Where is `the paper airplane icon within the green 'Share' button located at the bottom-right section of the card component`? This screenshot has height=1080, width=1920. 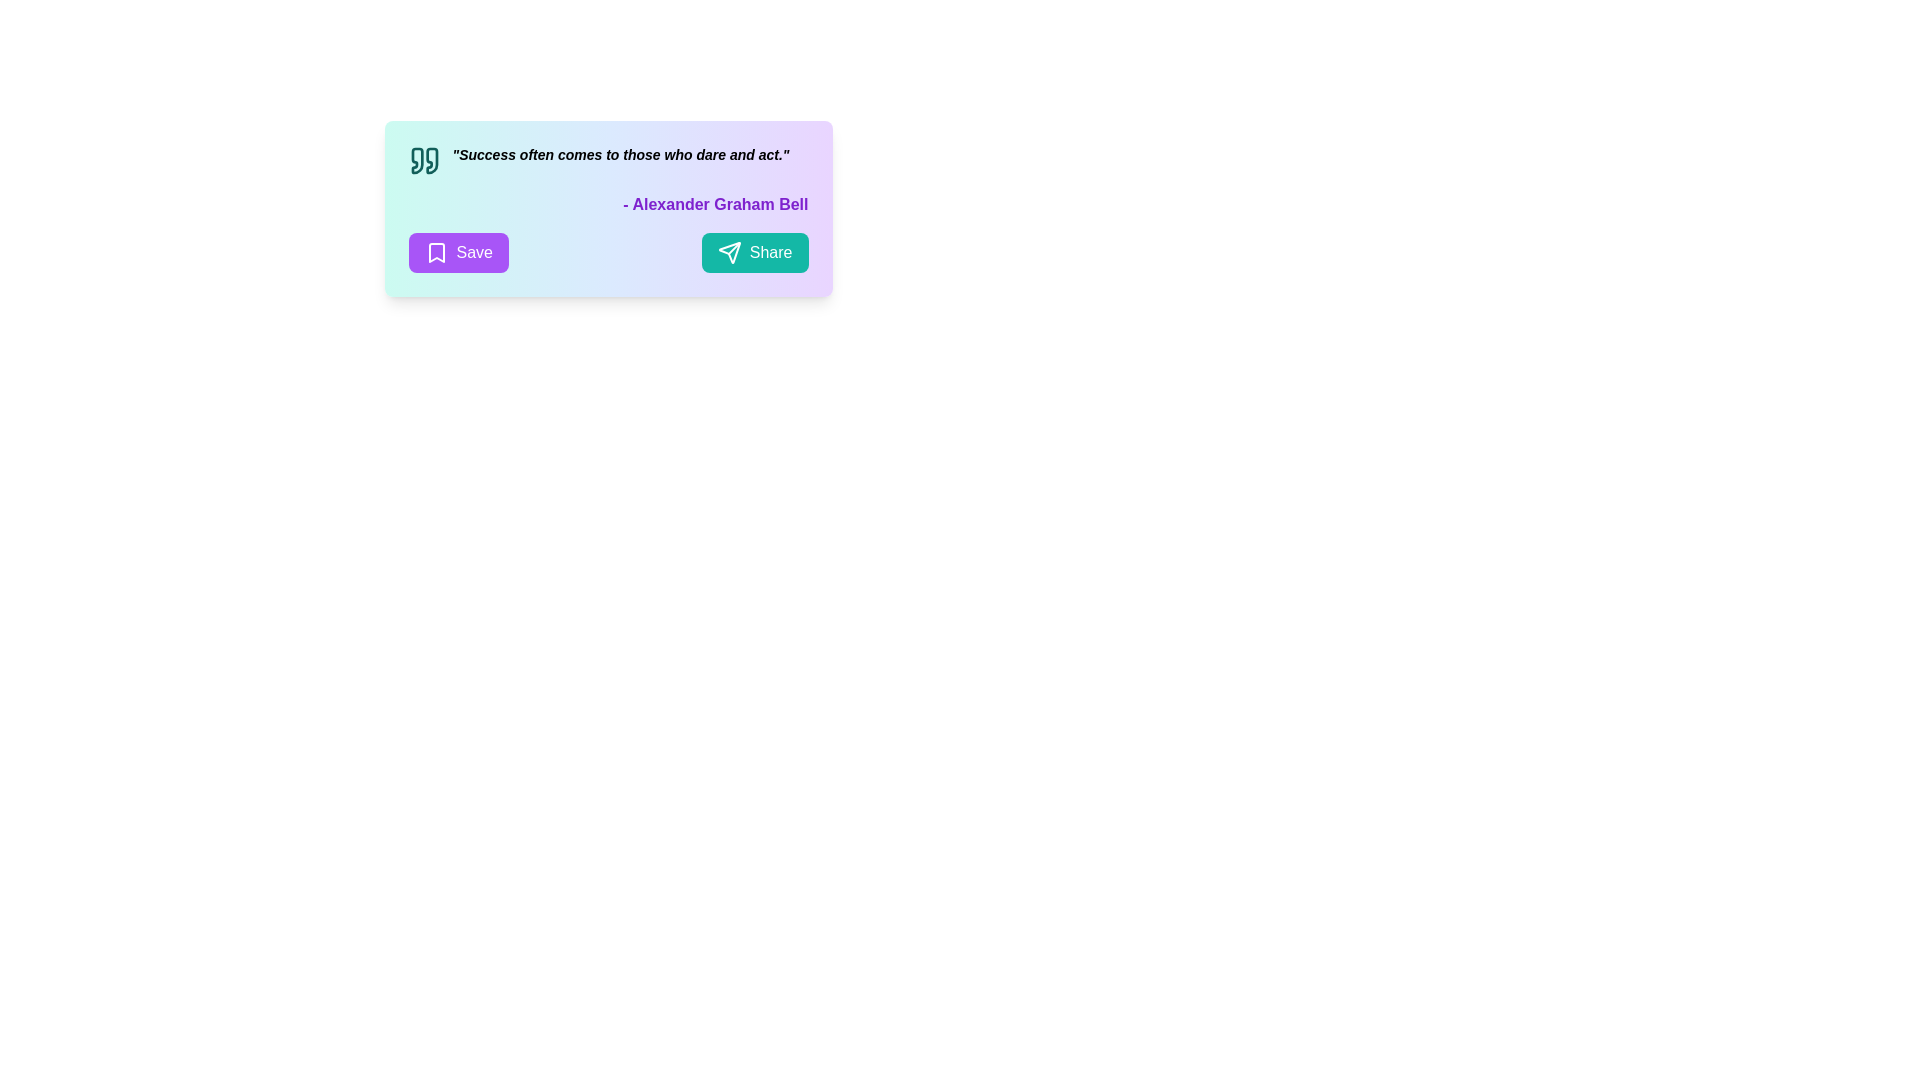
the paper airplane icon within the green 'Share' button located at the bottom-right section of the card component is located at coordinates (728, 252).